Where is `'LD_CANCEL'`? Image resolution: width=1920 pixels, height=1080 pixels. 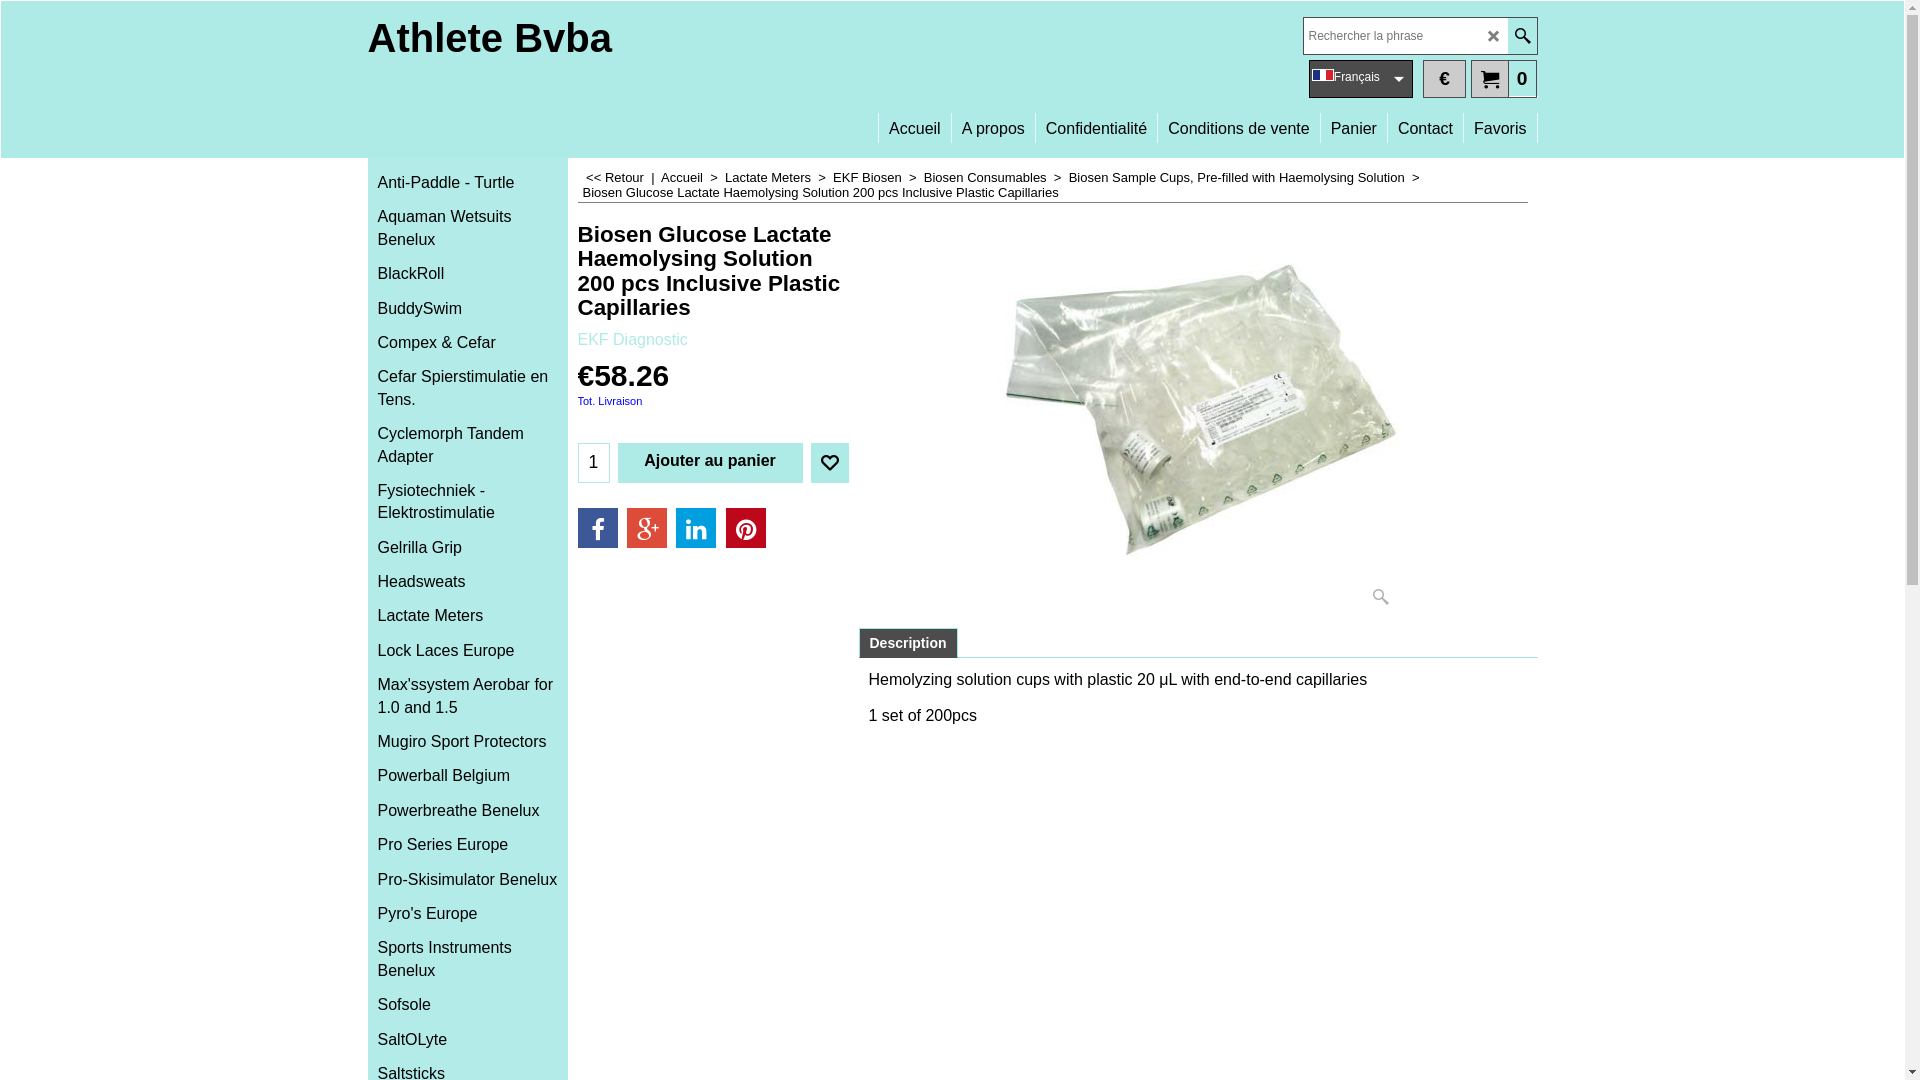
'LD_CANCEL' is located at coordinates (1493, 35).